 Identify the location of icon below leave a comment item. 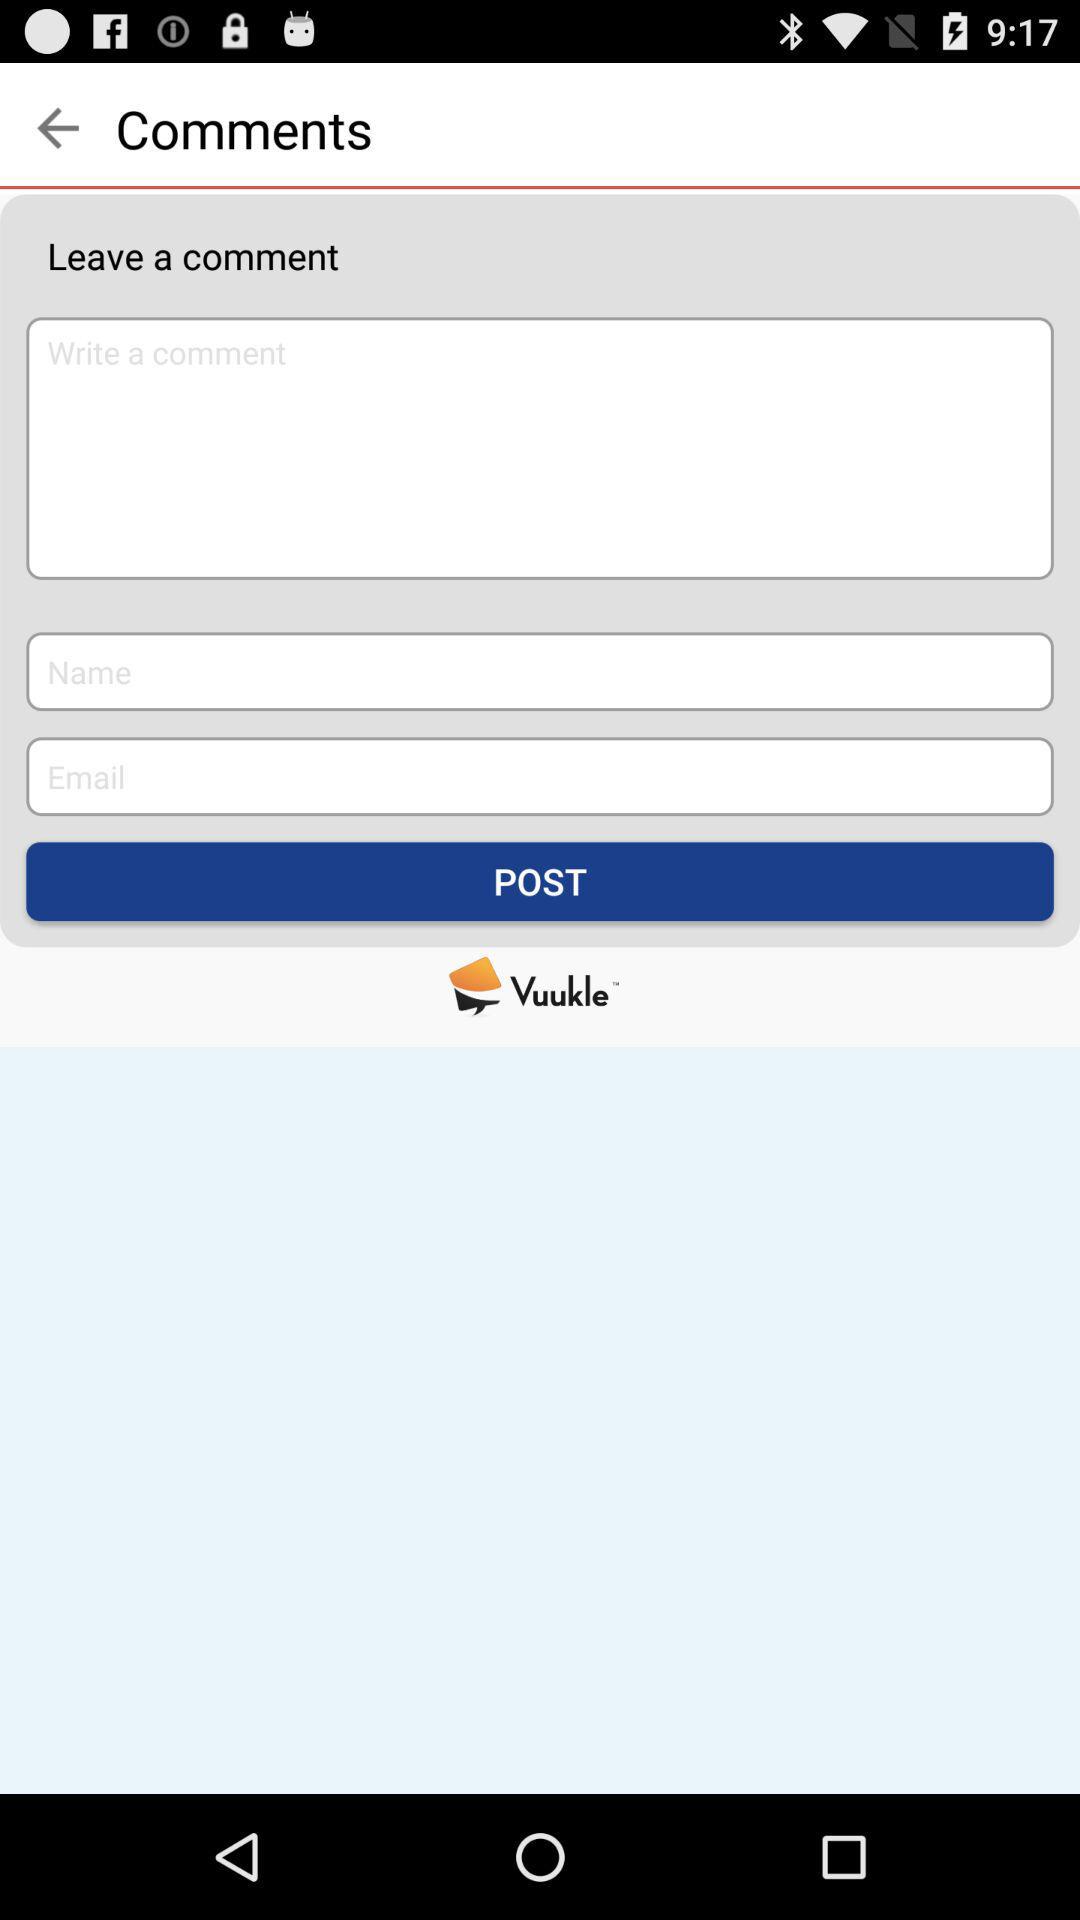
(540, 447).